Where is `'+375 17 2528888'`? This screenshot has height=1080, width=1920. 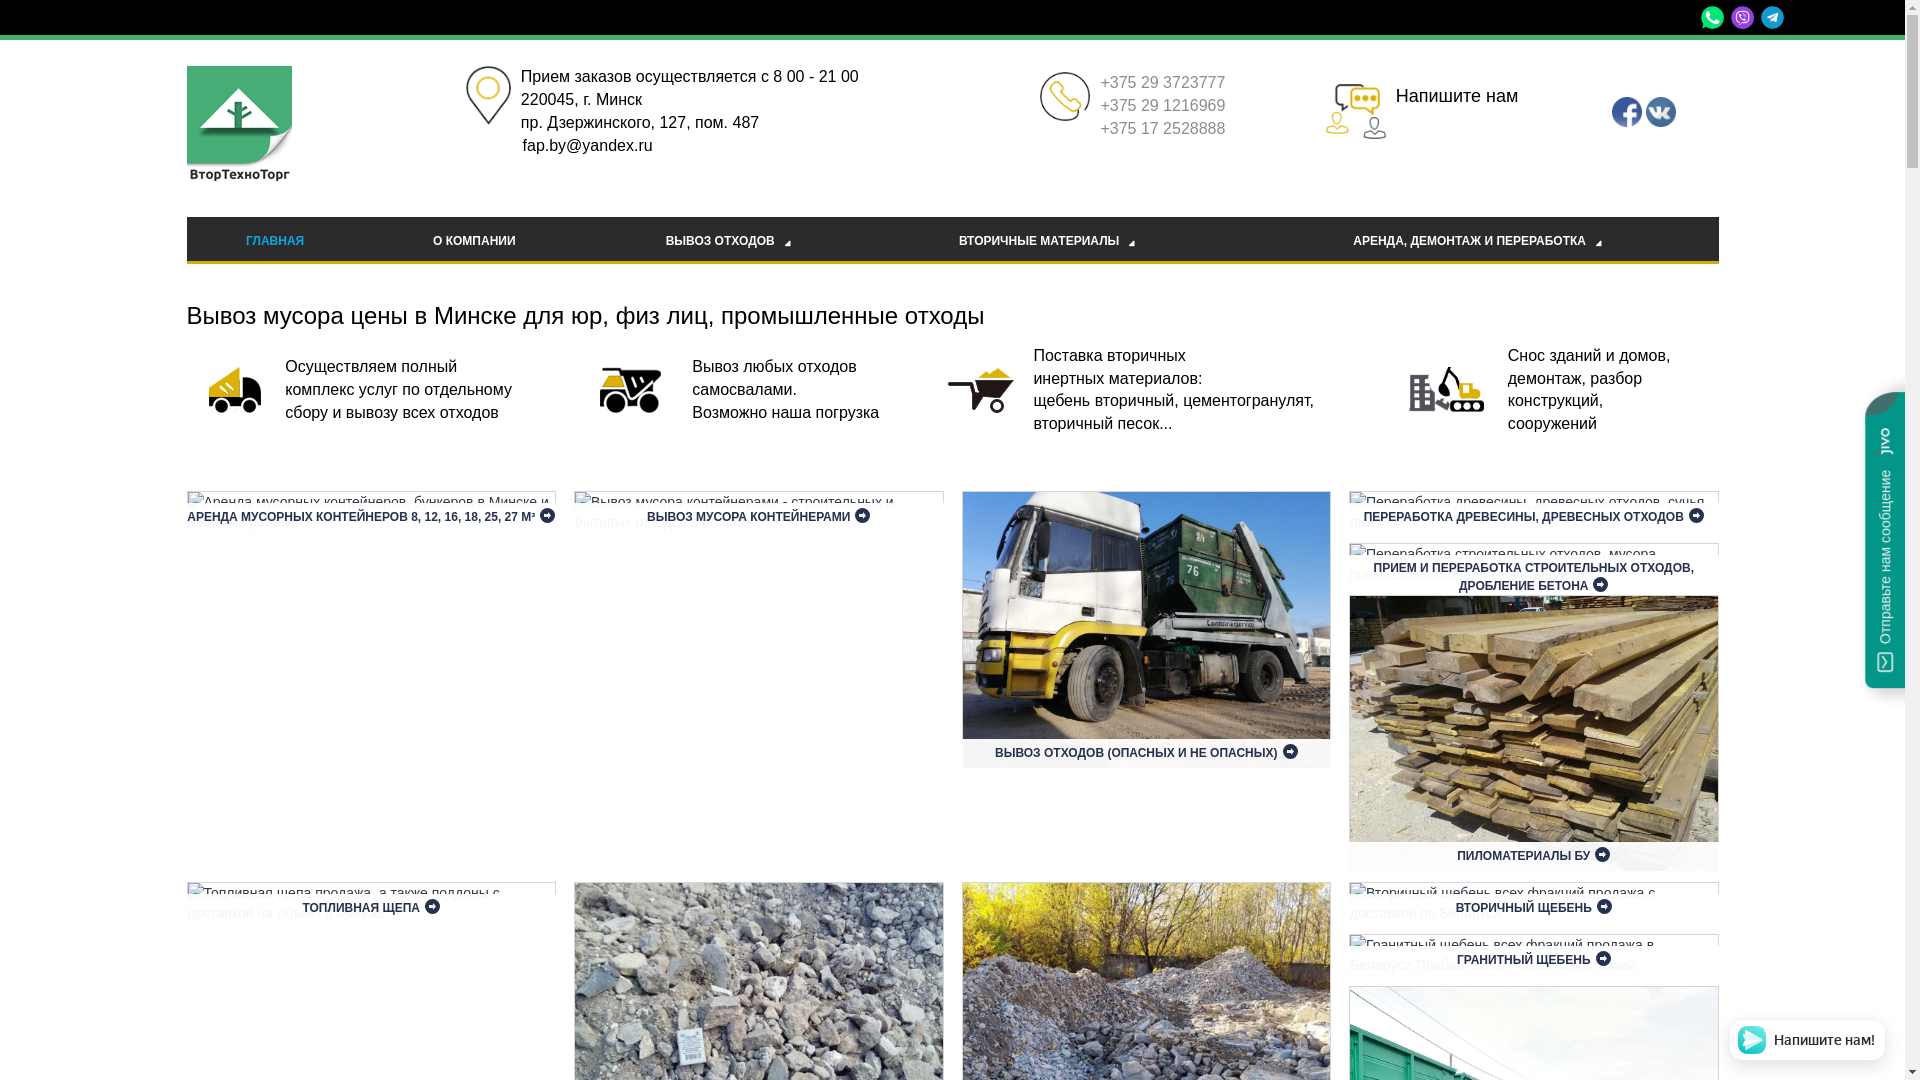 '+375 17 2528888' is located at coordinates (1162, 128).